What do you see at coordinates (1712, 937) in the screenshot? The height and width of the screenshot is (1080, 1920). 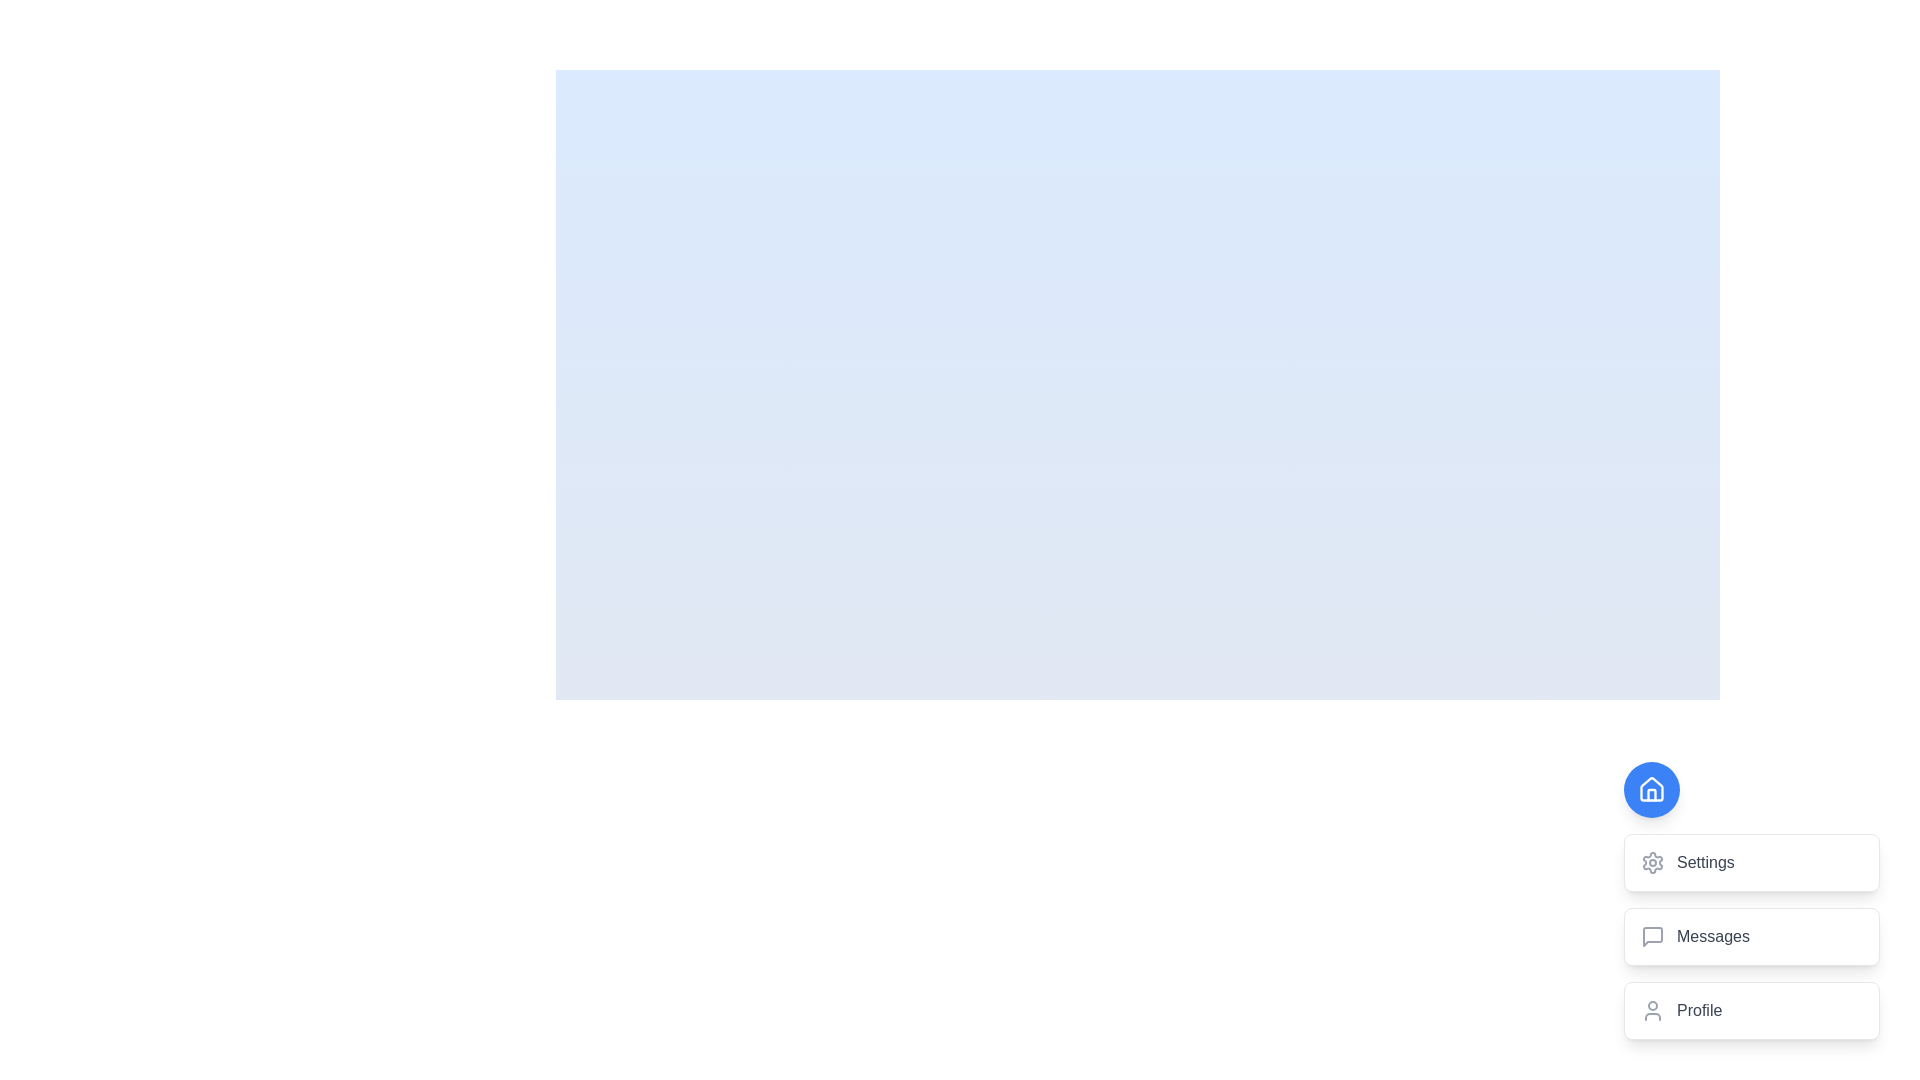 I see `the 'Messages' text label located in the bottom-right corner of the interface to trigger possible effects` at bounding box center [1712, 937].